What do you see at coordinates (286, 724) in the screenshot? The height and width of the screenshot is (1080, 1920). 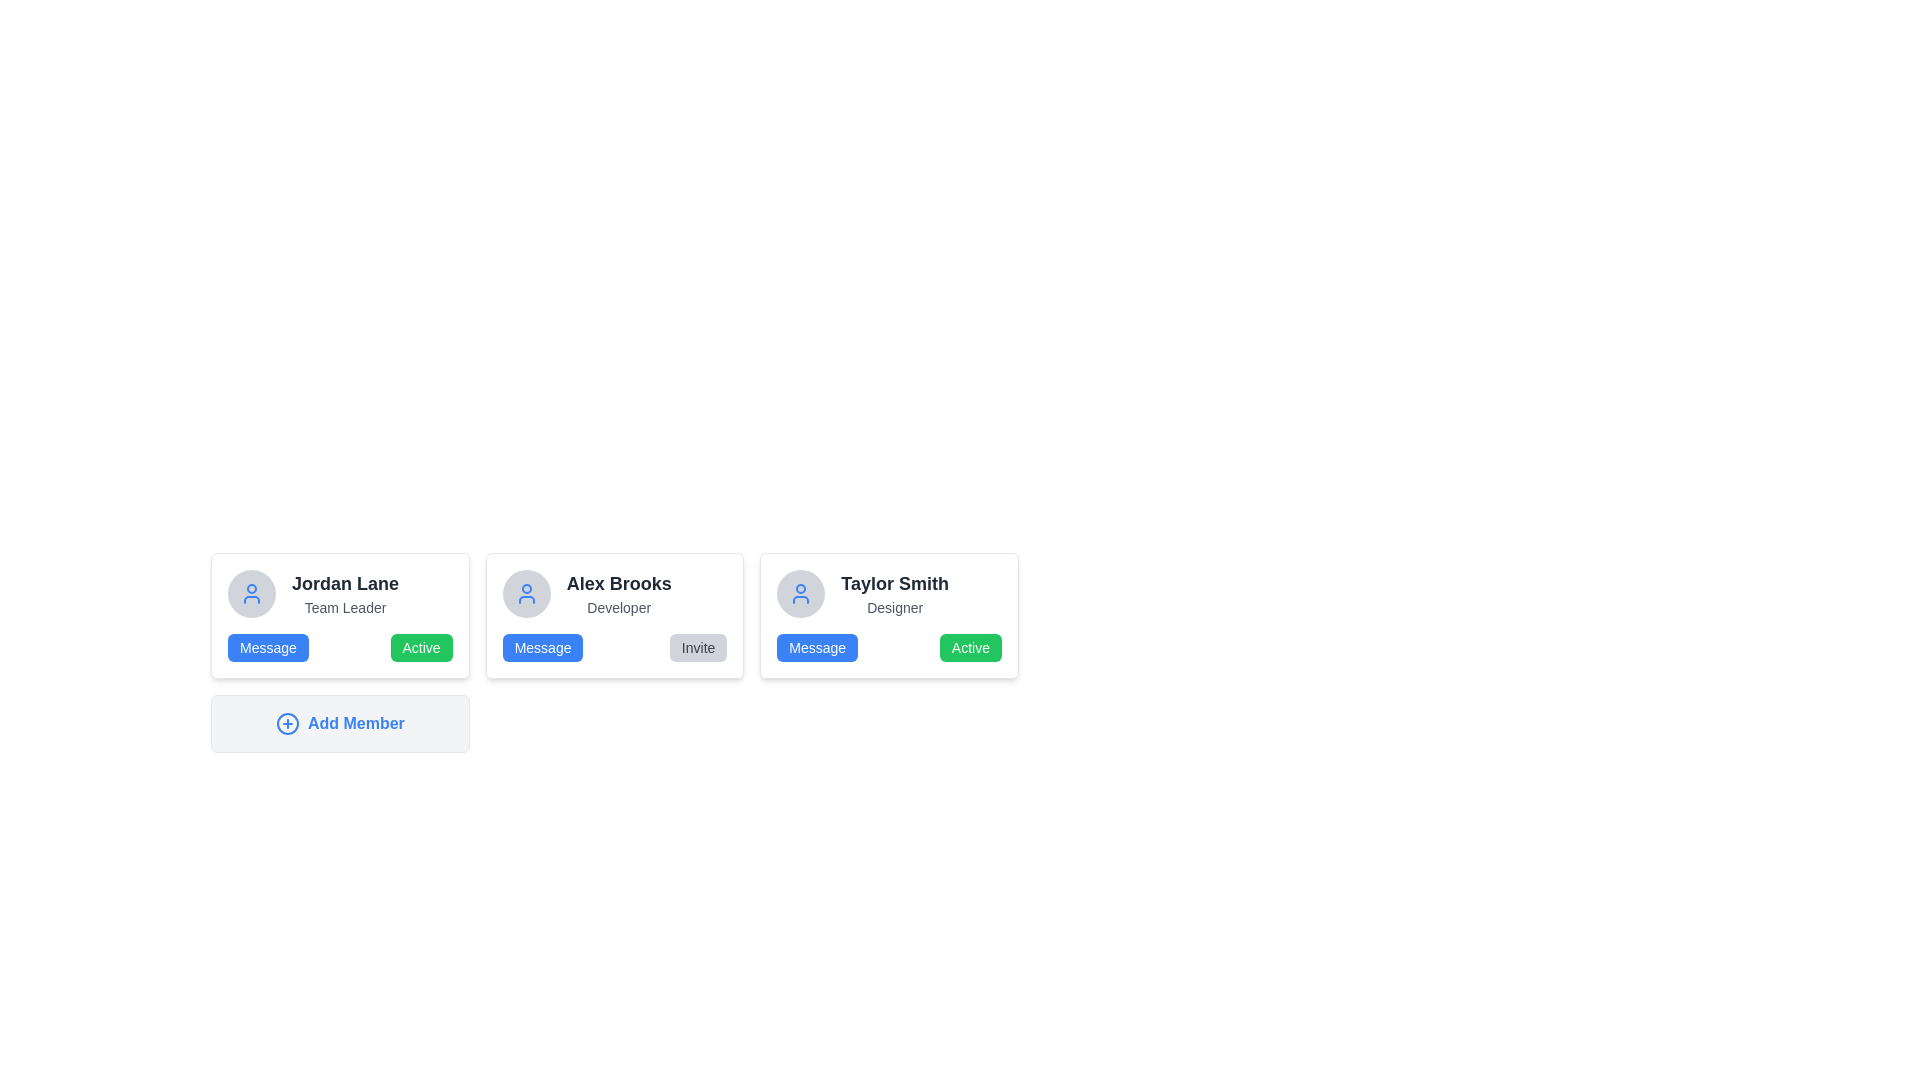 I see `the decorative SVG circle that visually represents the functionality to add a member, located just above the 'Add Member' button` at bounding box center [286, 724].